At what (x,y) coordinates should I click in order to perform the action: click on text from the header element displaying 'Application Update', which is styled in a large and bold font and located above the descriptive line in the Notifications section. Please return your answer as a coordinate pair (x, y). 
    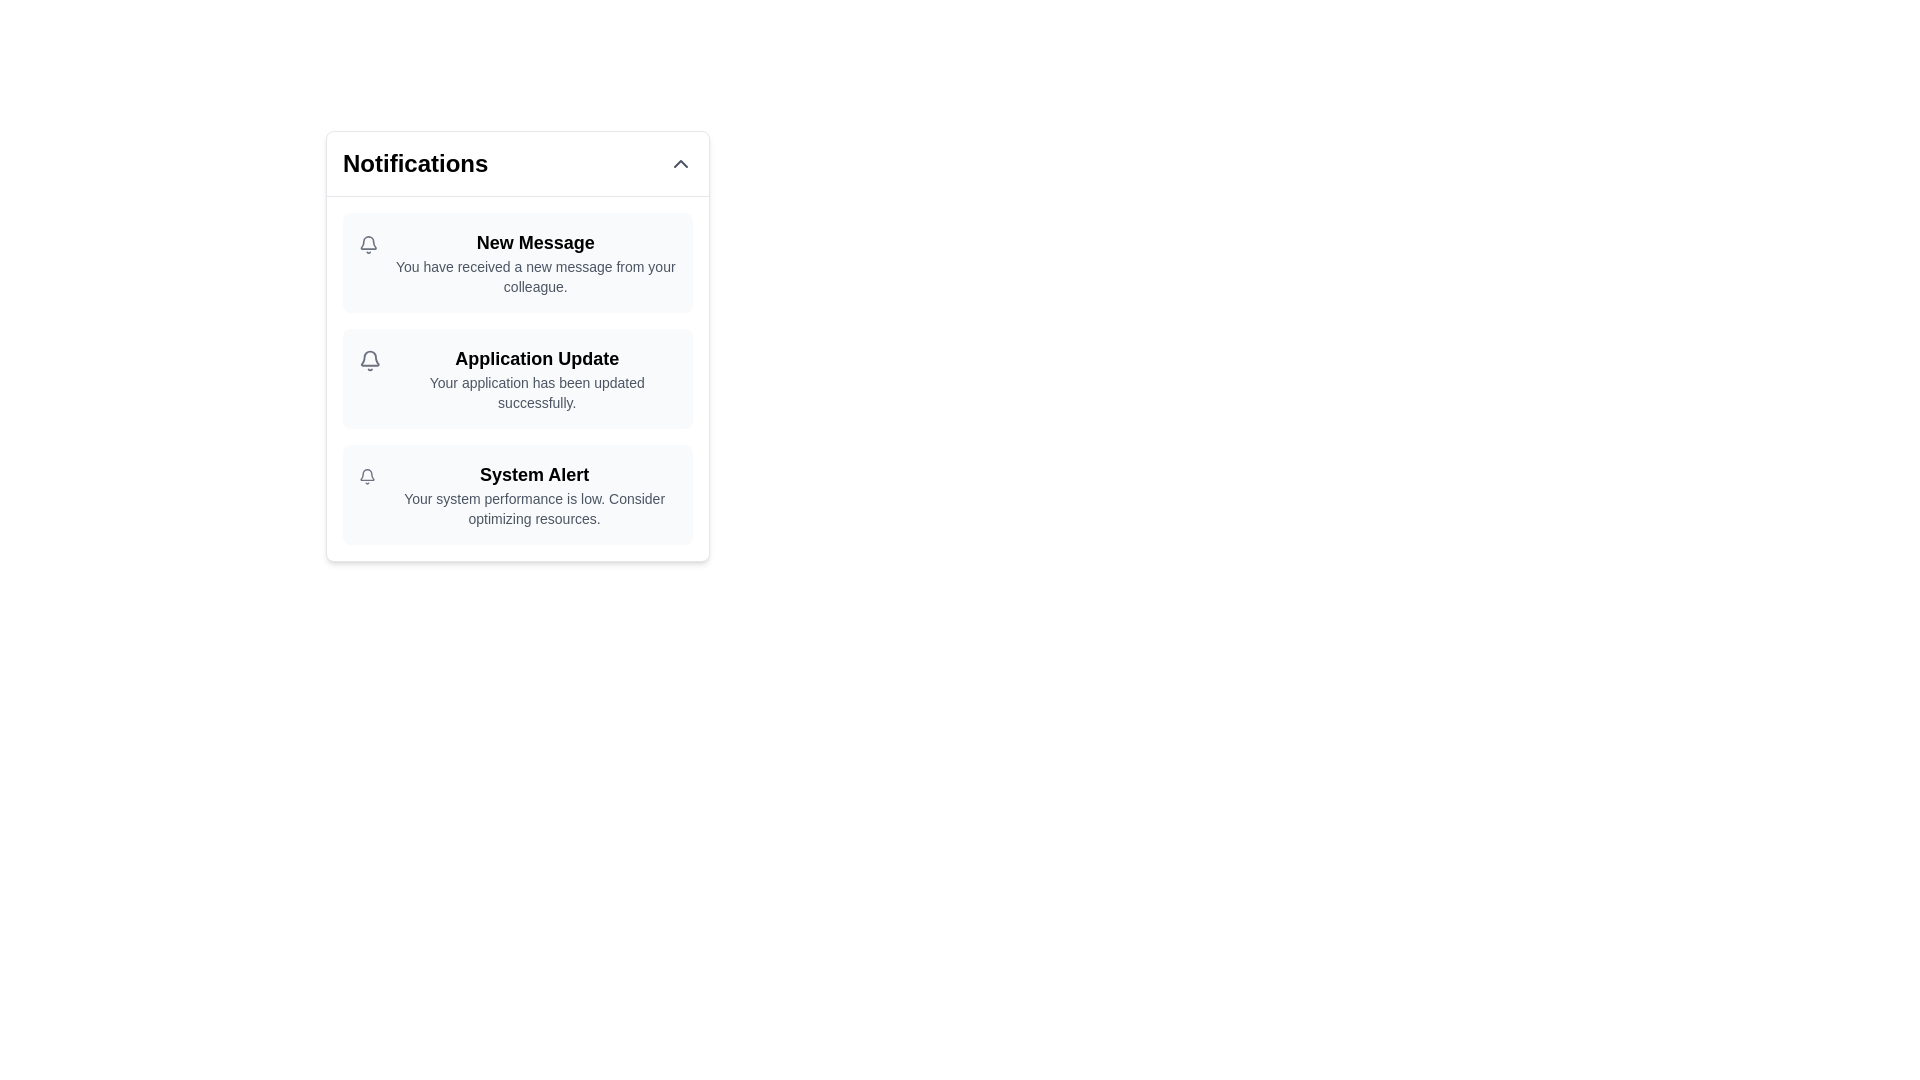
    Looking at the image, I should click on (537, 357).